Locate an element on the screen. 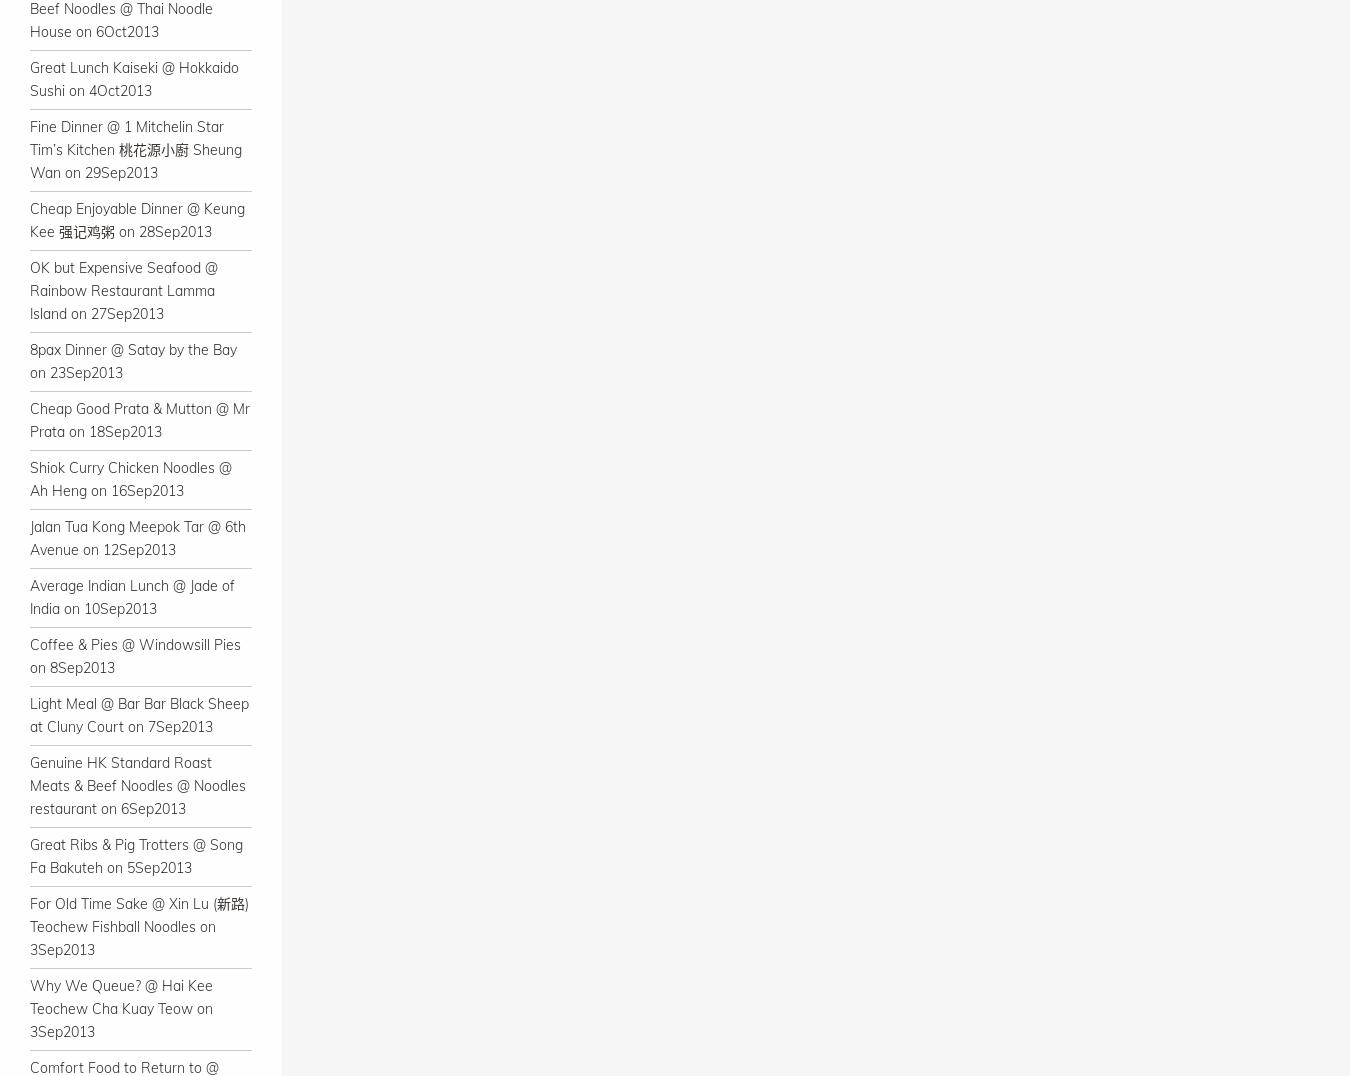  'Light Meal @ Bar Bar Black Sheep at Cluny Court on 7Sep2013' is located at coordinates (139, 715).